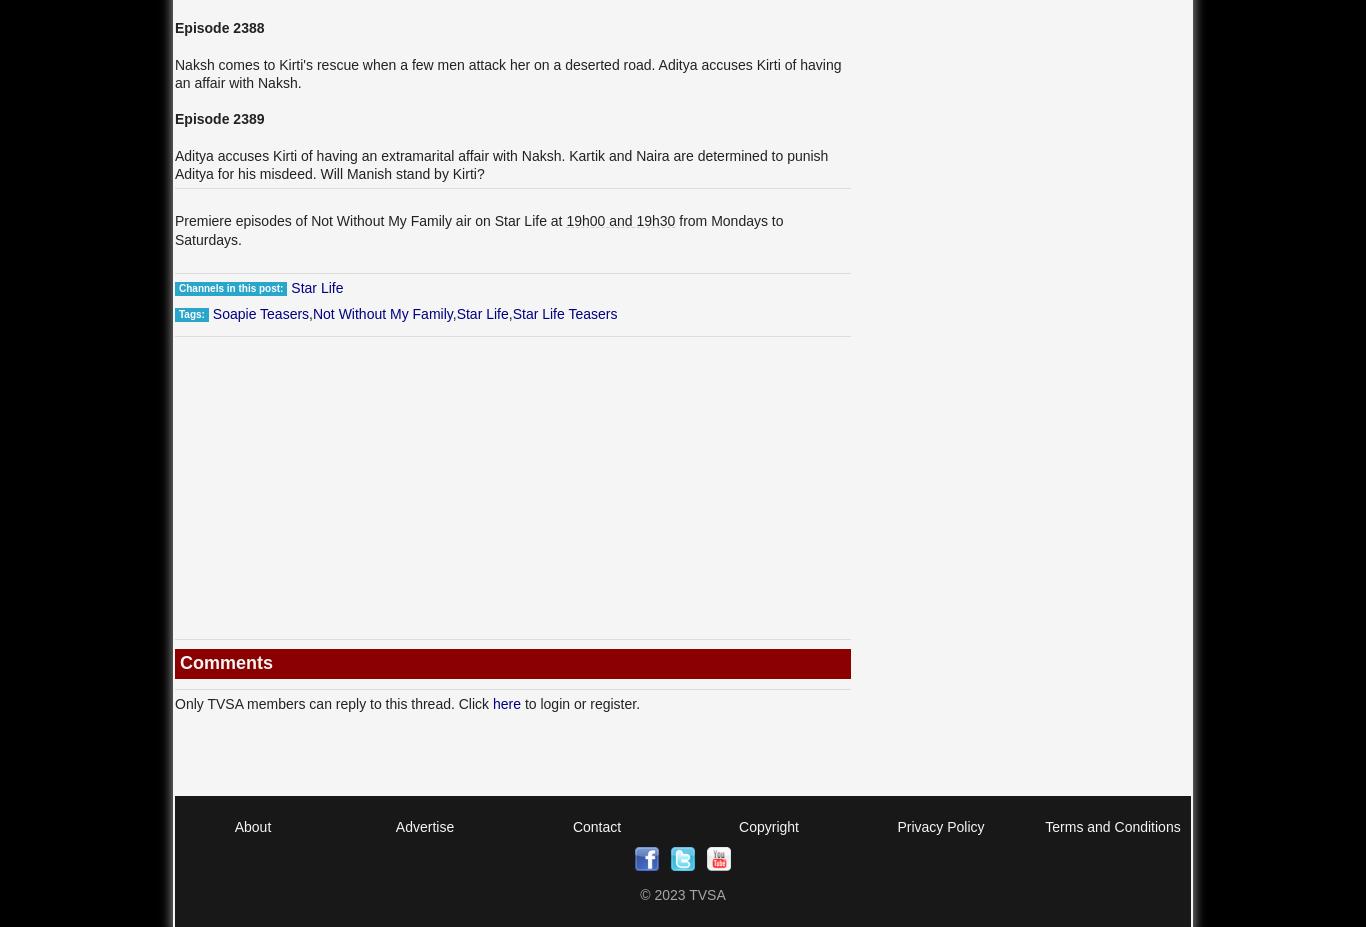 The height and width of the screenshot is (927, 1366). Describe the element at coordinates (940, 826) in the screenshot. I see `'Privacy Policy'` at that location.